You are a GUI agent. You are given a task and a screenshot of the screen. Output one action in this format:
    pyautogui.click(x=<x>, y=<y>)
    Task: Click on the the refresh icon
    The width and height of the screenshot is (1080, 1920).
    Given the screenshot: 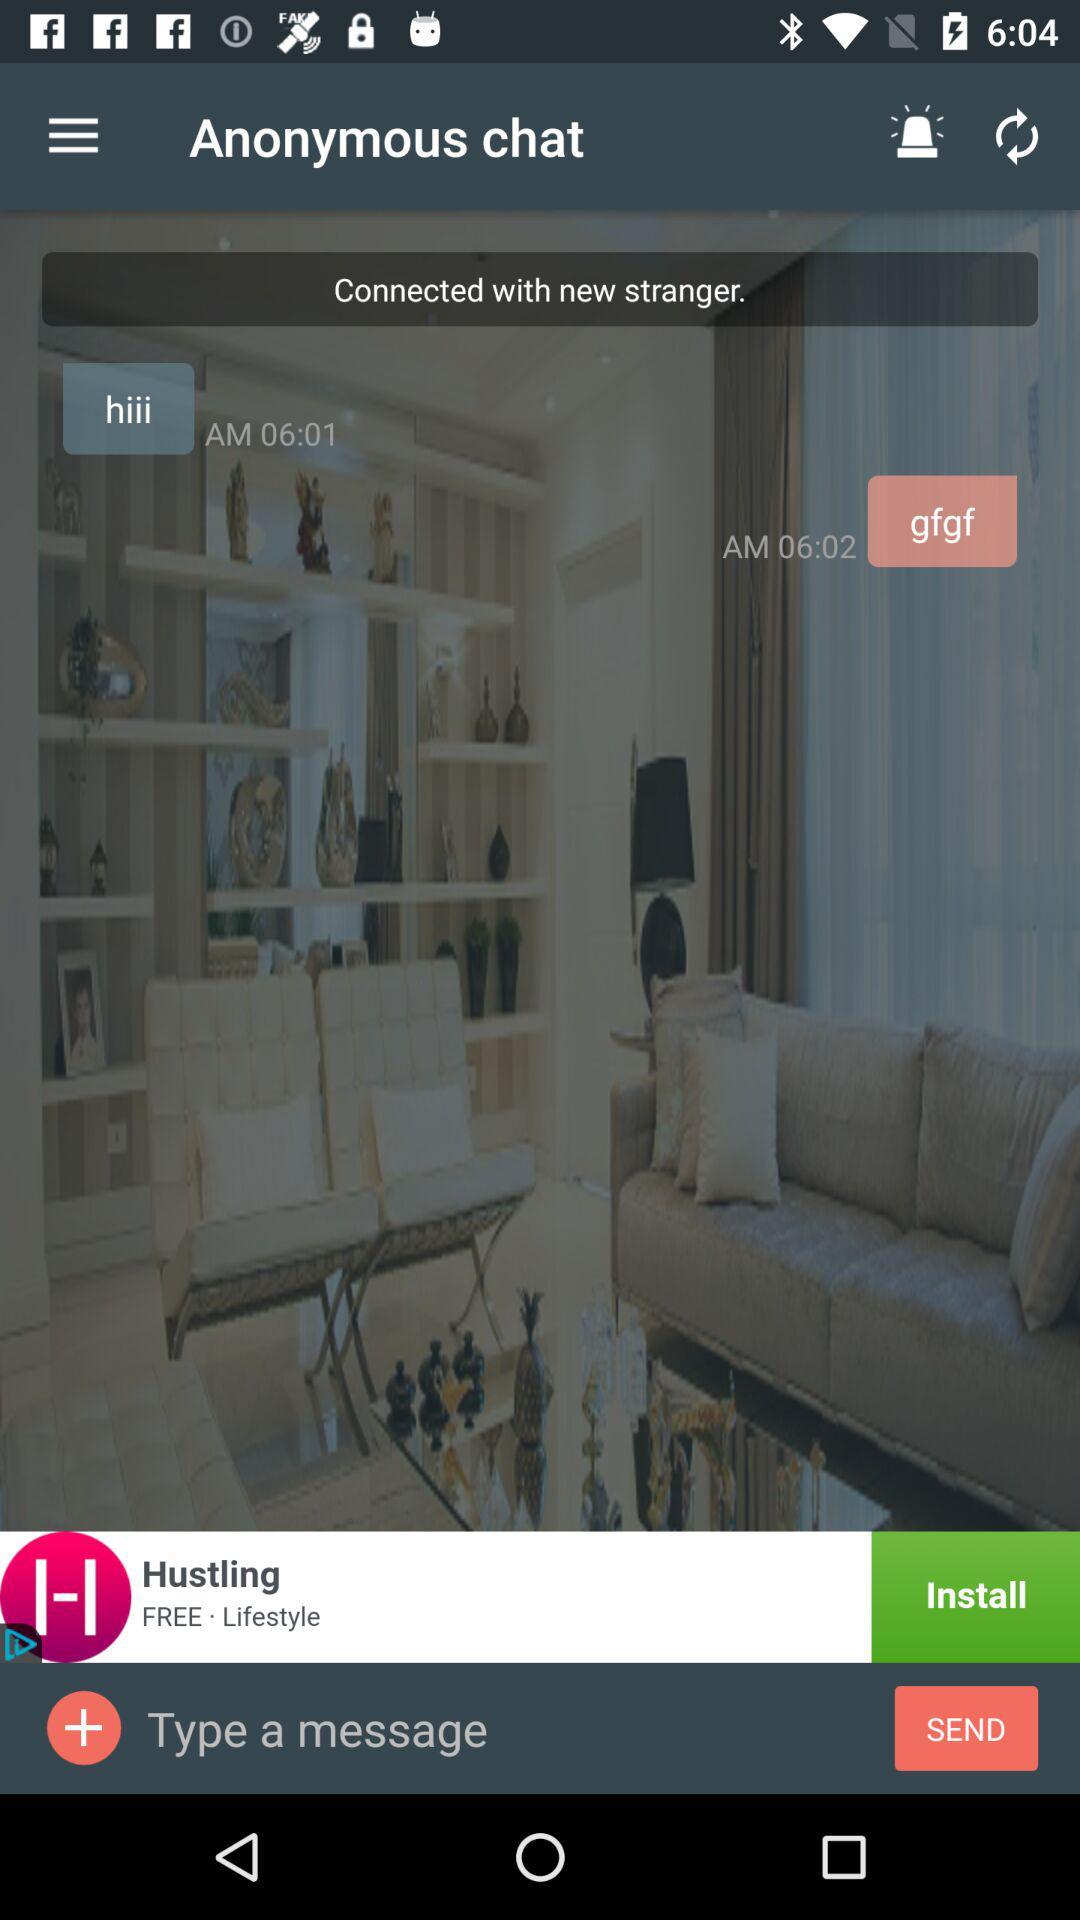 What is the action you would take?
    pyautogui.click(x=1017, y=135)
    